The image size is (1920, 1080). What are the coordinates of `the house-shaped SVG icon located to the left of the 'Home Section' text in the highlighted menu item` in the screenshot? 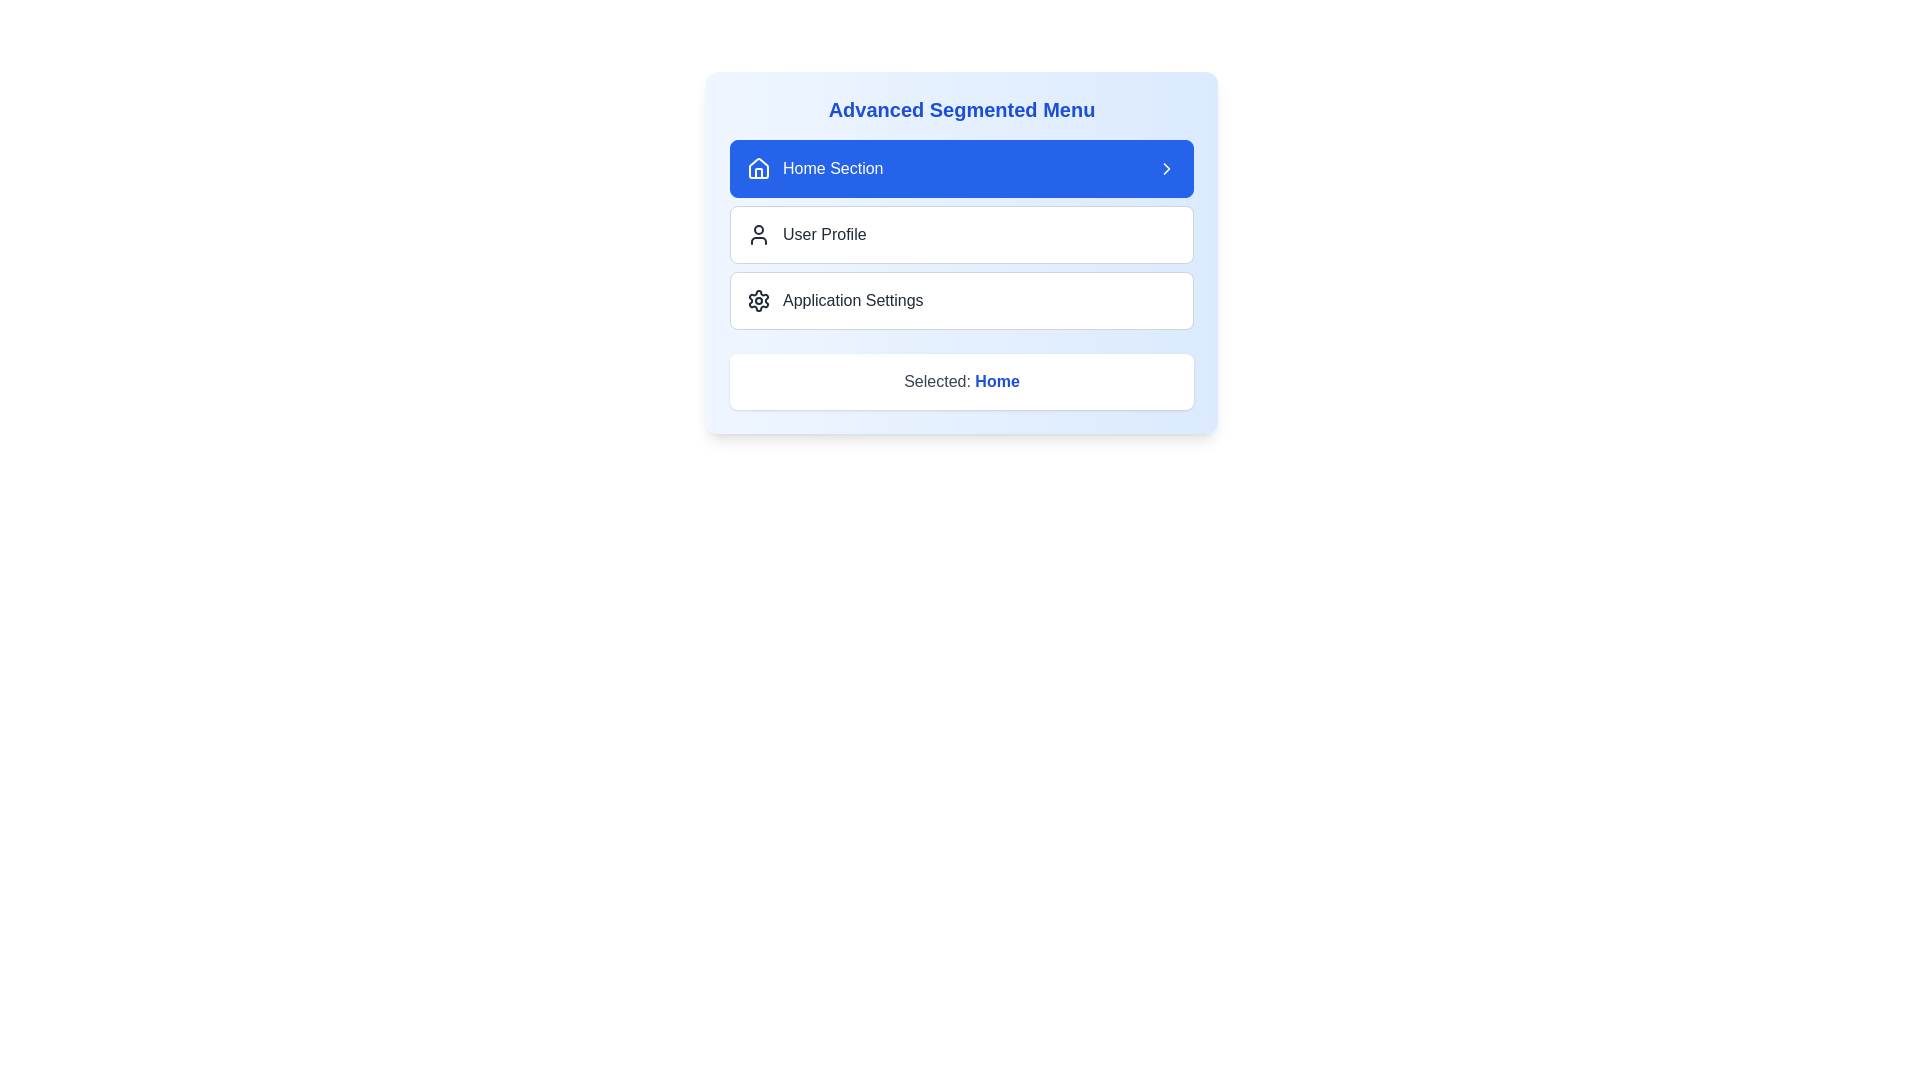 It's located at (757, 168).